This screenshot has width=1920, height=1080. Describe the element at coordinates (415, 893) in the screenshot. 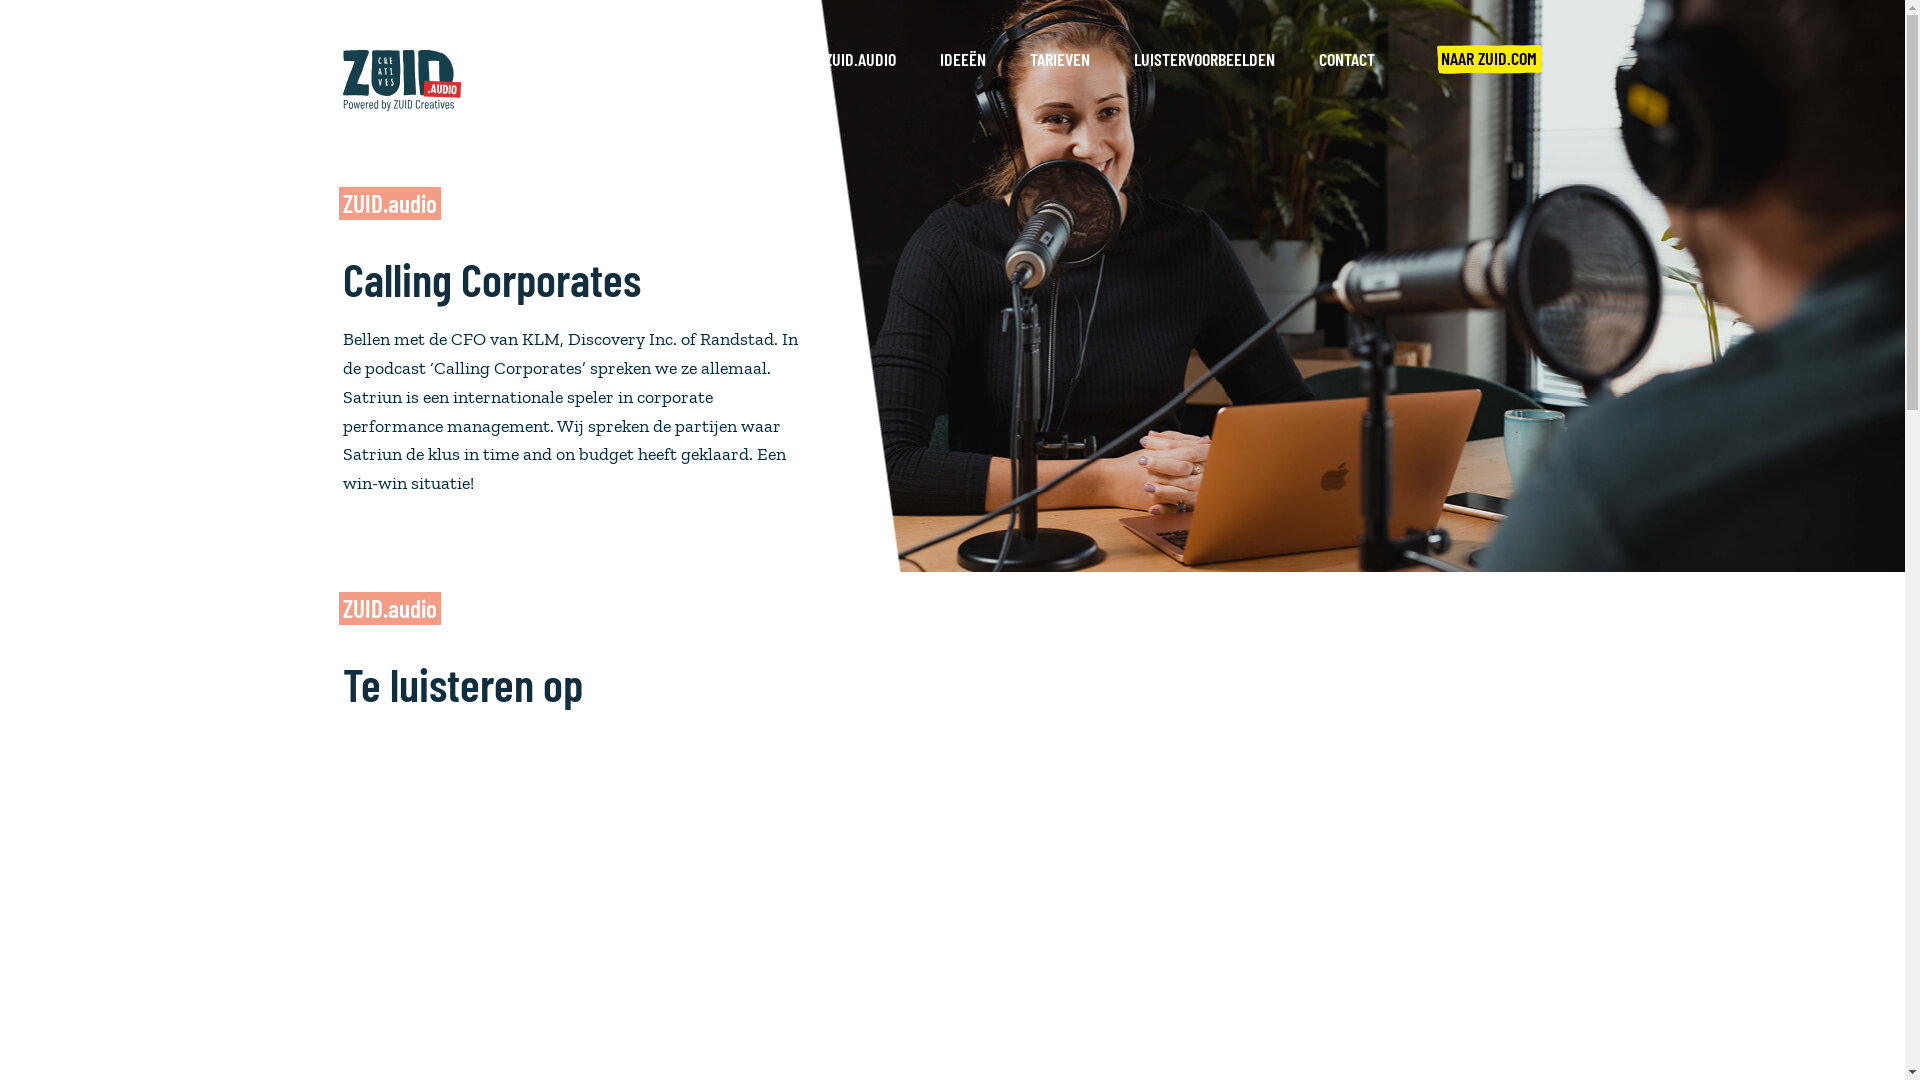

I see `'Content Marketing'` at that location.